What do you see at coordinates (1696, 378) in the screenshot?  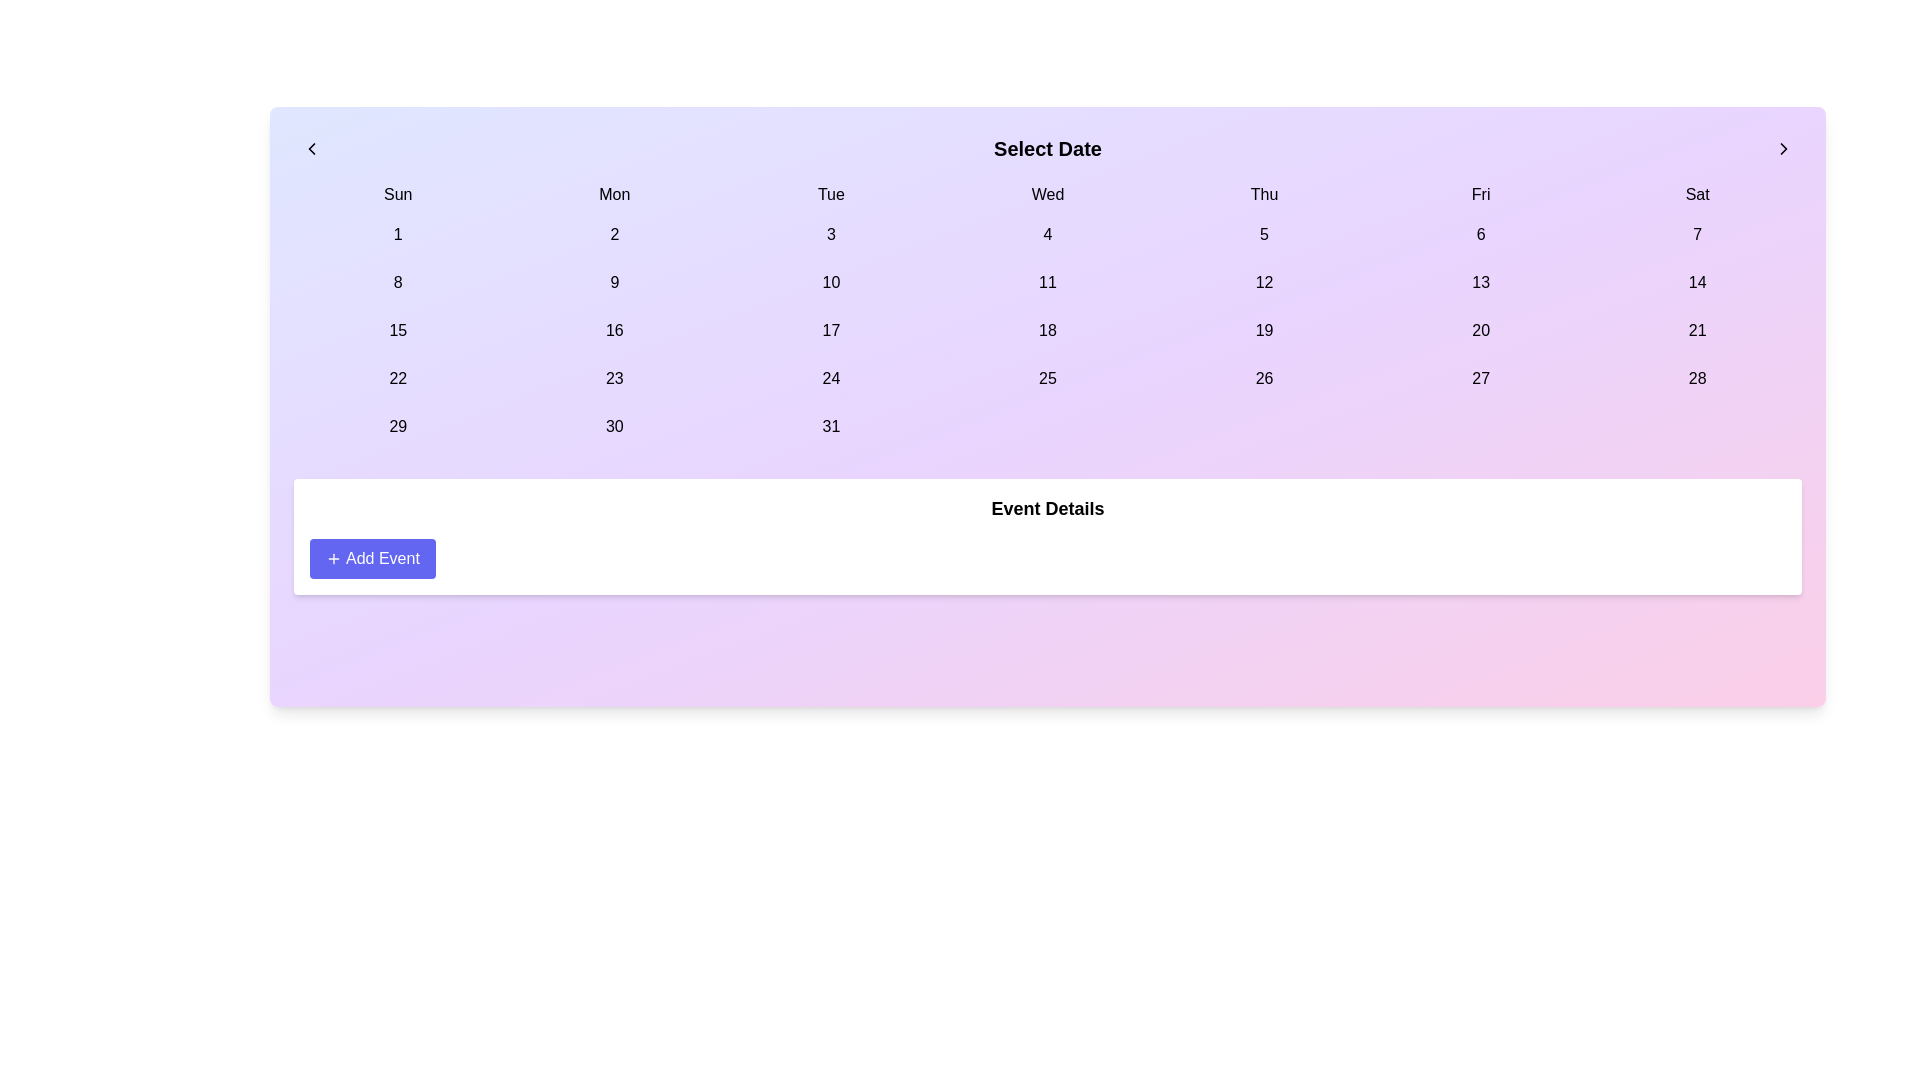 I see `the selectable day button in the calendar interface, located in the last column of the 4th week` at bounding box center [1696, 378].